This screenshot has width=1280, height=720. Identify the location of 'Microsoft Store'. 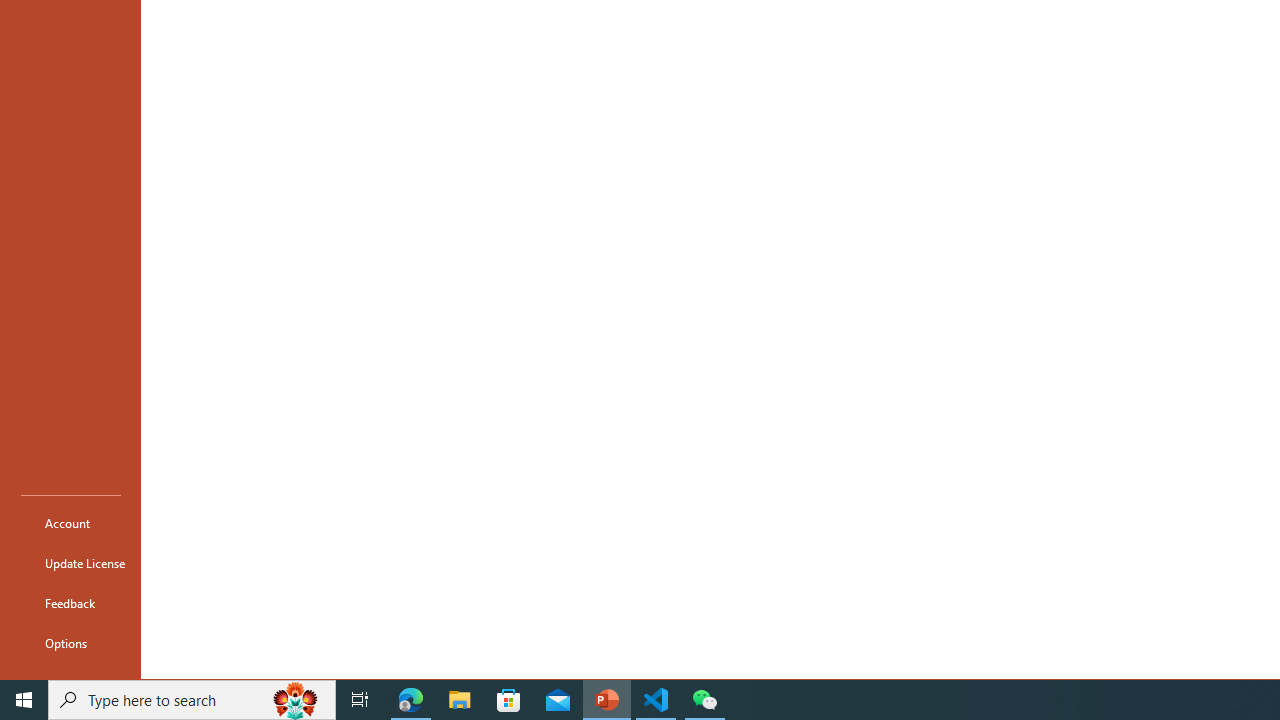
(509, 698).